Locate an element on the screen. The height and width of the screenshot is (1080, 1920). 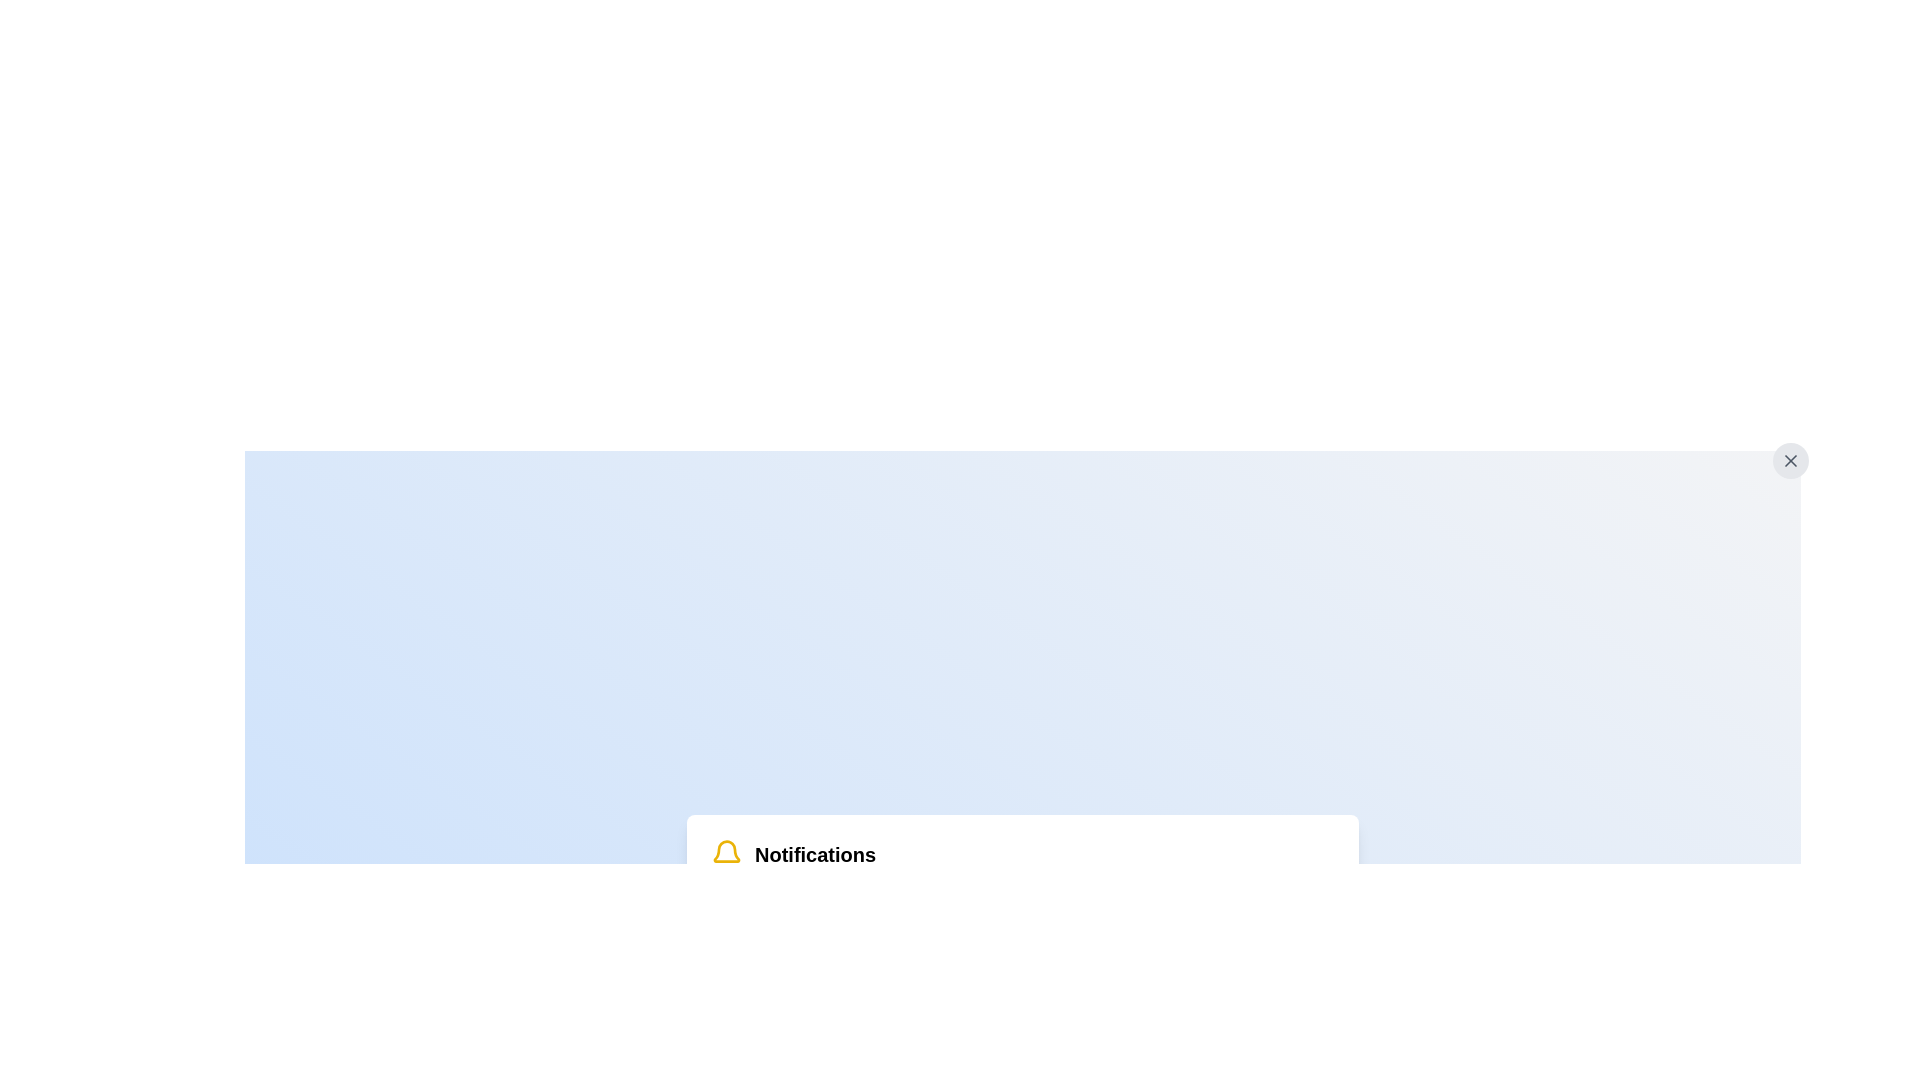
the 'X' icon styled as a close button located at the top-right corner of the notification box is located at coordinates (1790, 461).